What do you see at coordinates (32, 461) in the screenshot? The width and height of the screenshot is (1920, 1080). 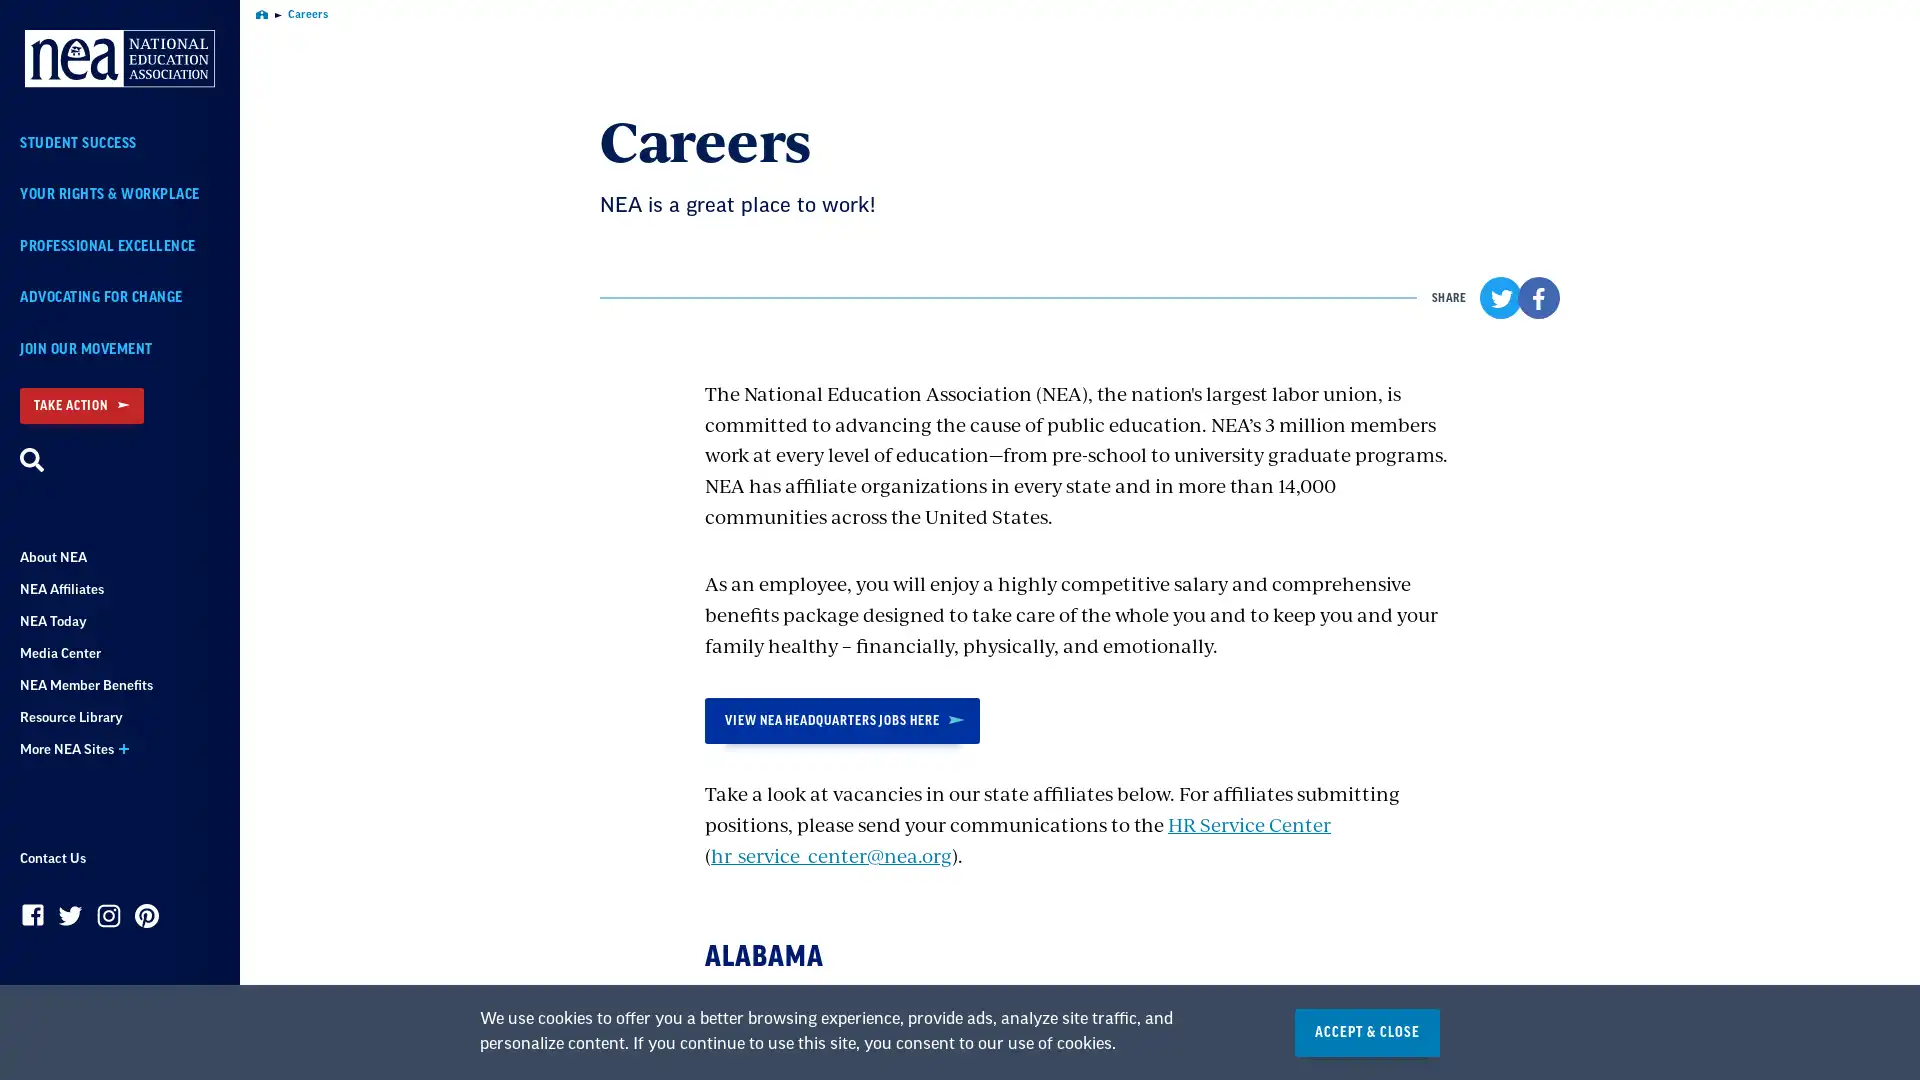 I see `Search` at bounding box center [32, 461].